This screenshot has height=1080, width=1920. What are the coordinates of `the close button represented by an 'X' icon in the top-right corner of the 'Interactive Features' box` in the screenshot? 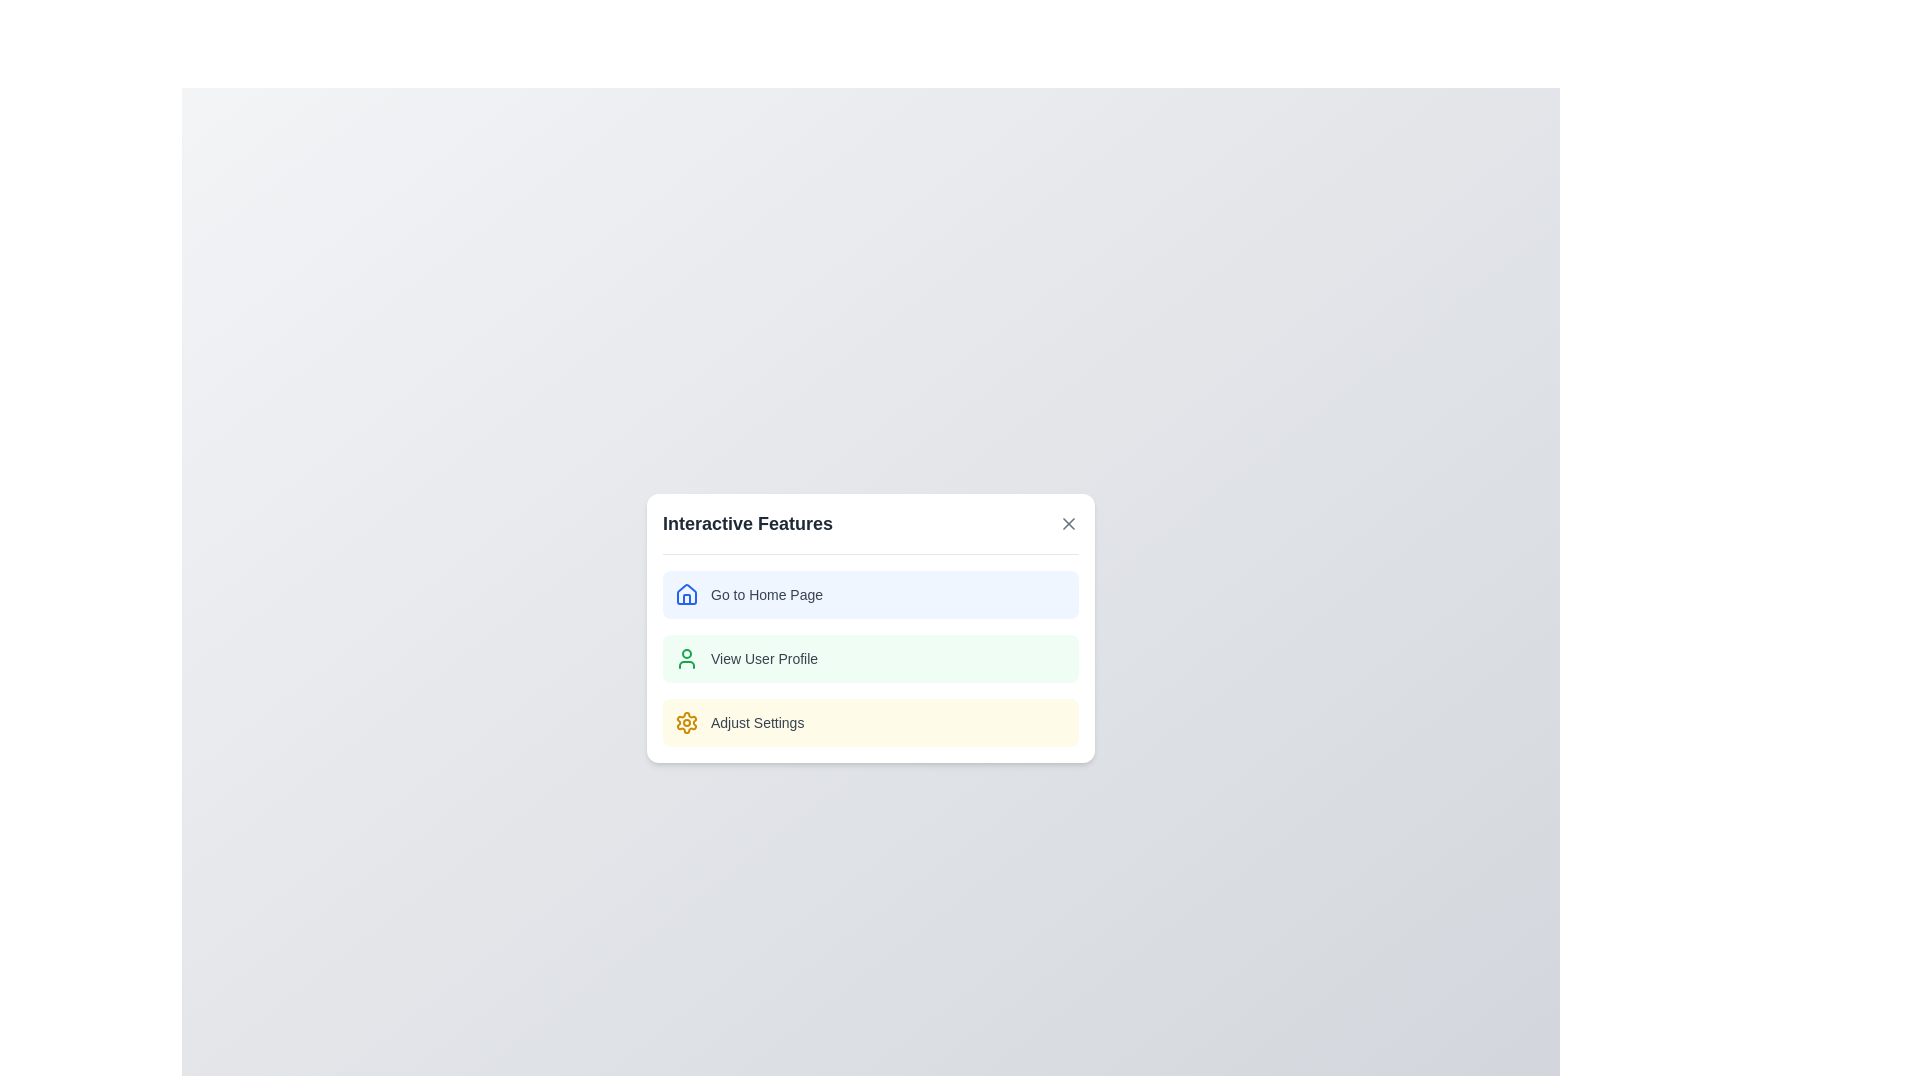 It's located at (1068, 522).